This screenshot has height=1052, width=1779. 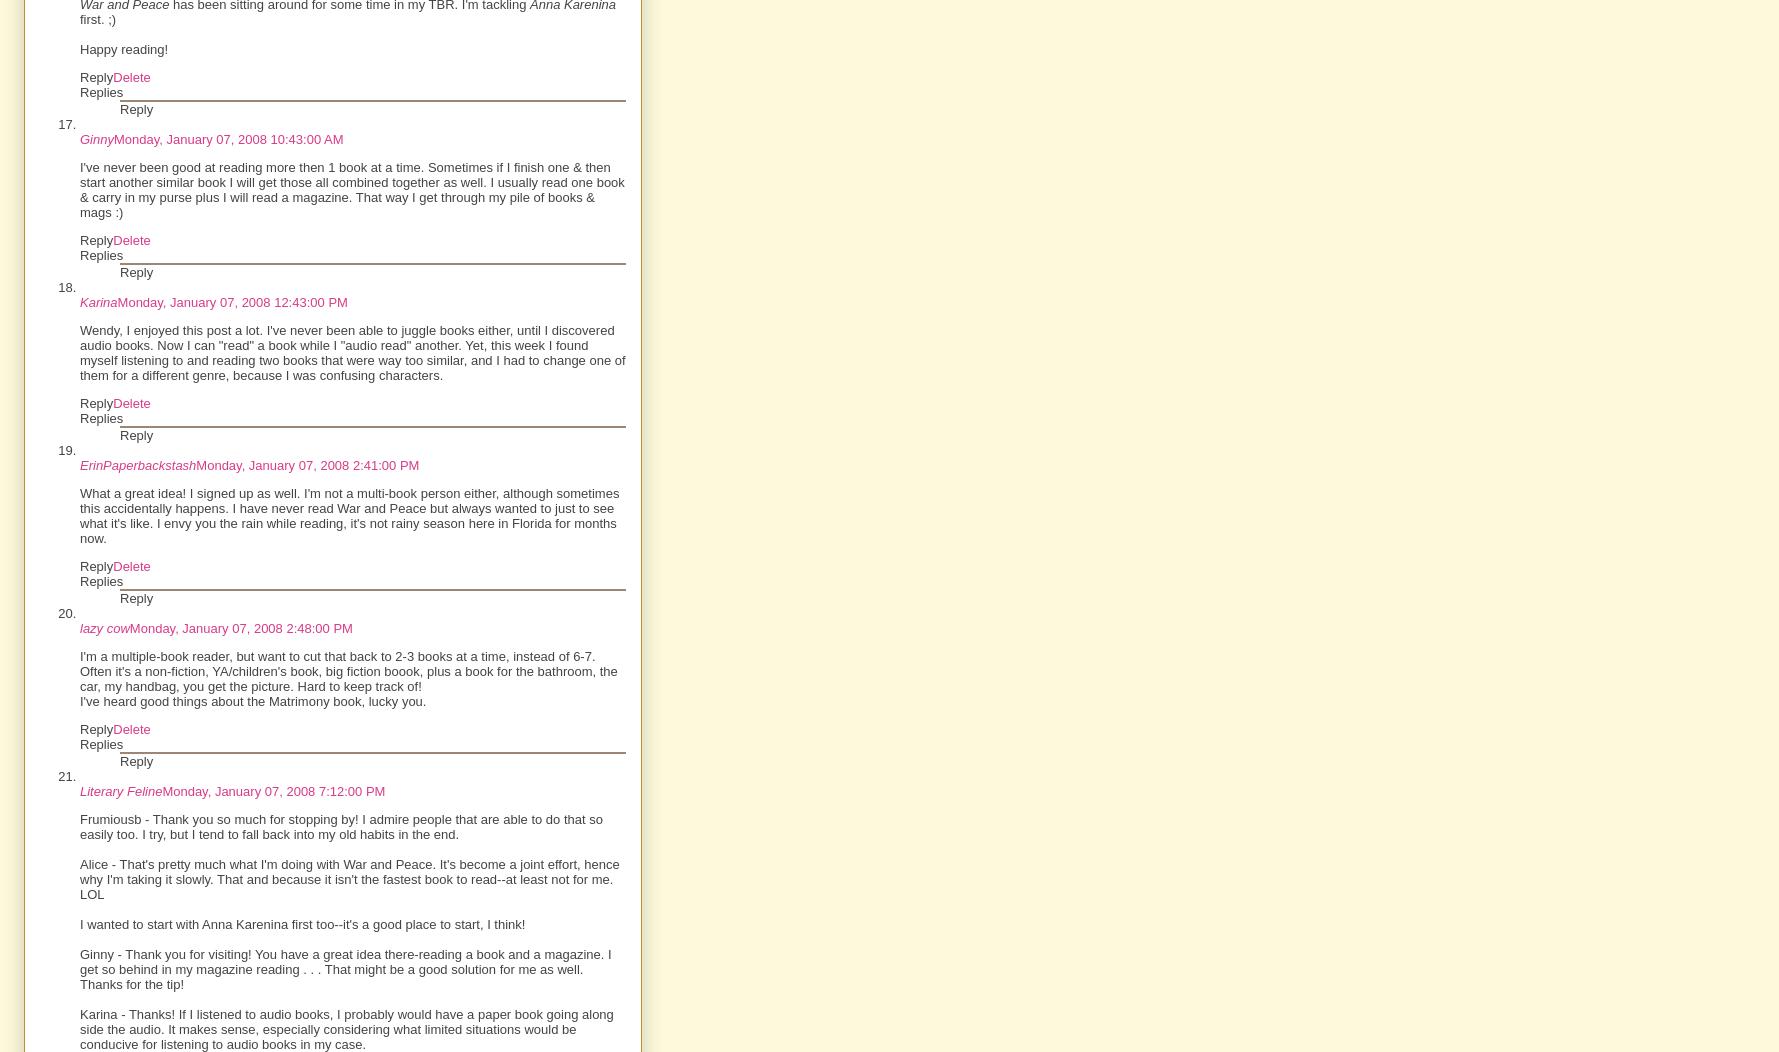 What do you see at coordinates (79, 48) in the screenshot?
I see `'Happy reading!'` at bounding box center [79, 48].